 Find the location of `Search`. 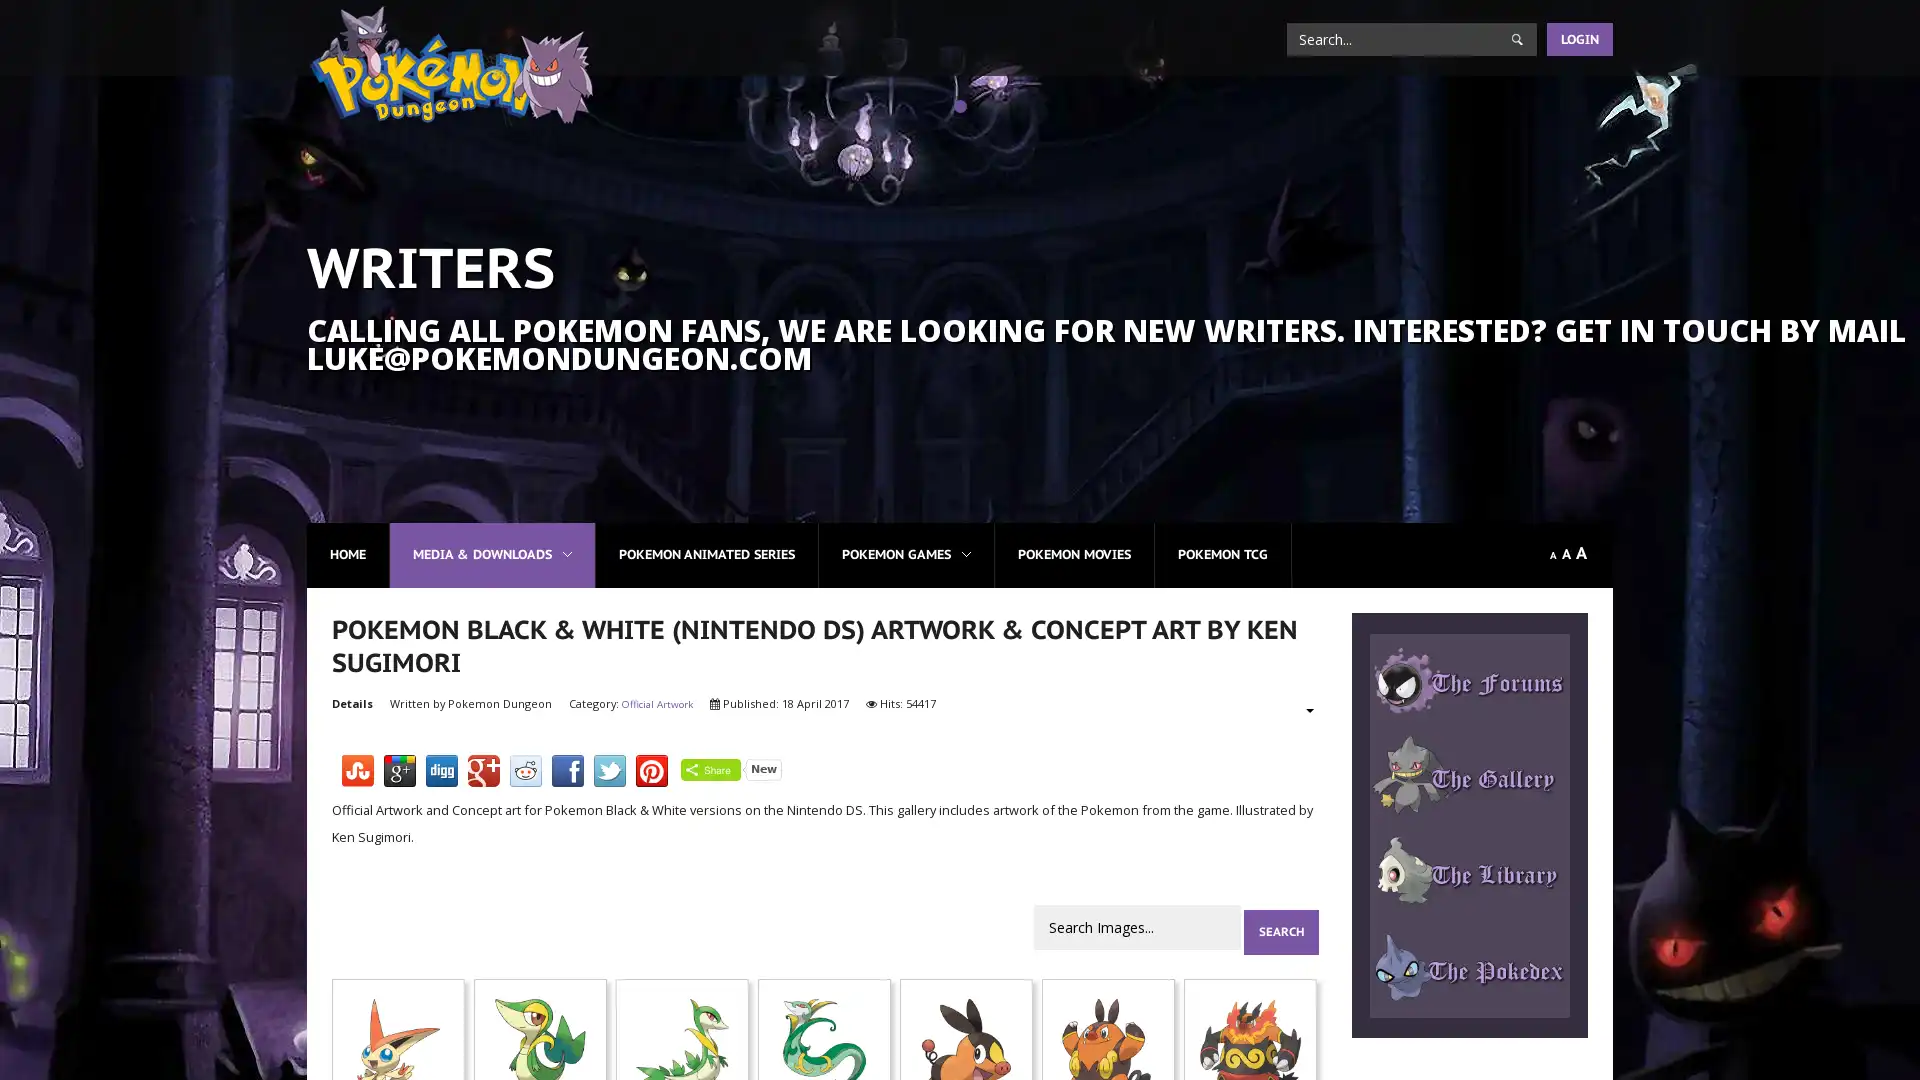

Search is located at coordinates (1277, 911).